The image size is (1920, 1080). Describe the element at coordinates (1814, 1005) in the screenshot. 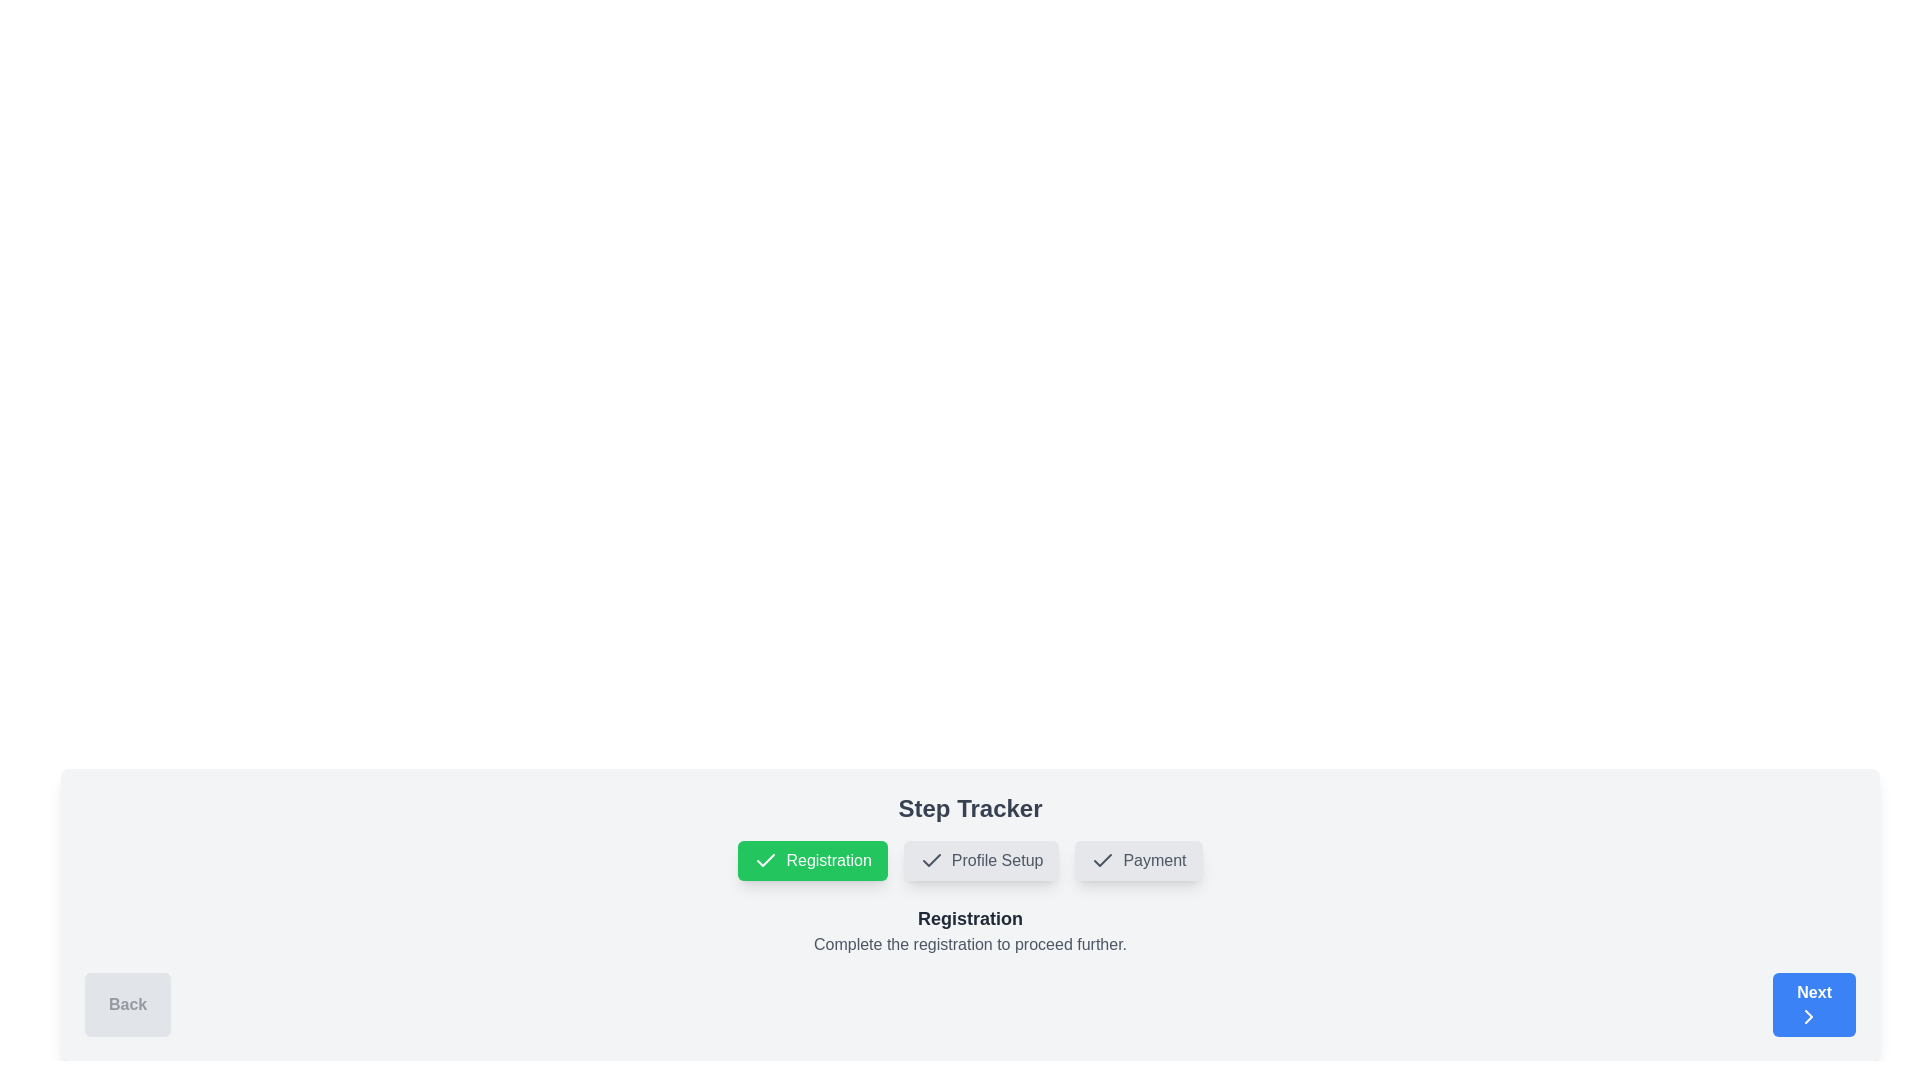

I see `the blue rectangular button labeled 'Next' with a rightward-pointing chevron icon` at that location.